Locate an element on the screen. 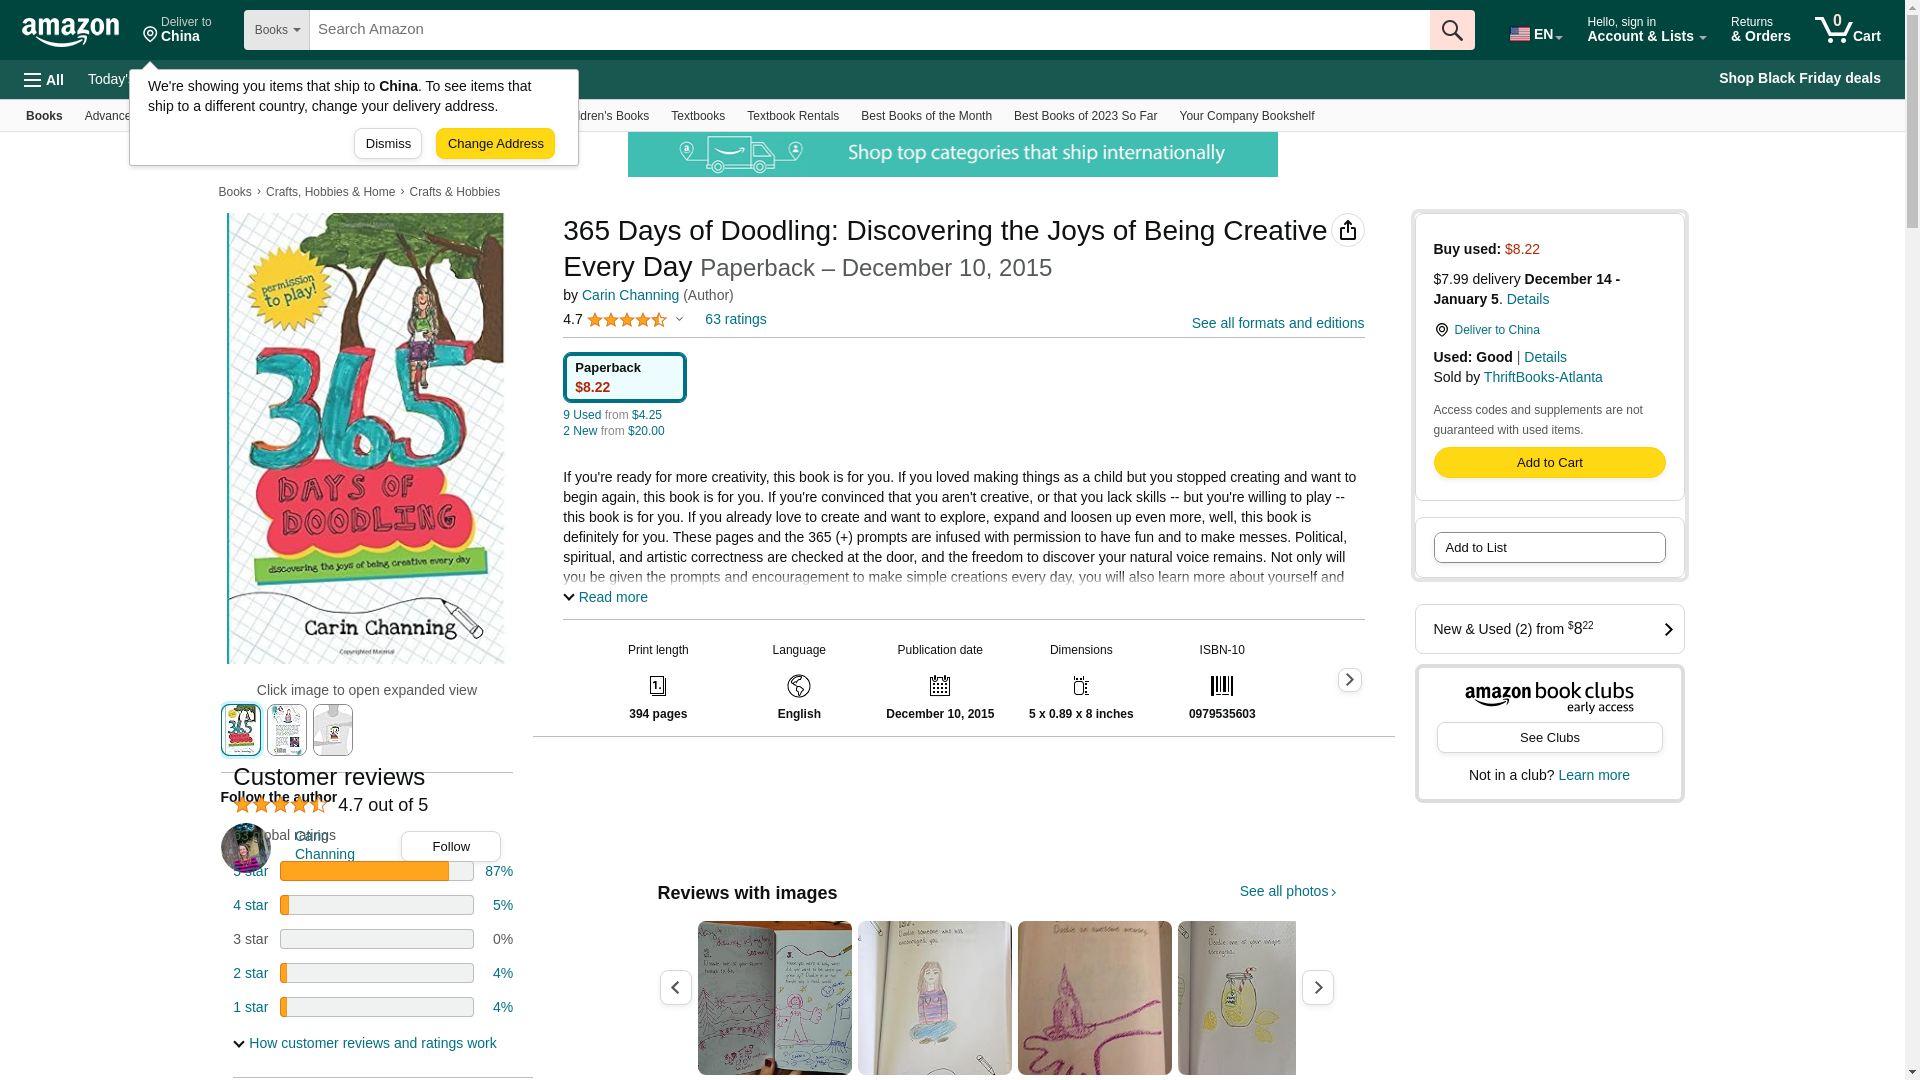 This screenshot has width=1920, height=1080. '1 star' is located at coordinates (249, 1006).